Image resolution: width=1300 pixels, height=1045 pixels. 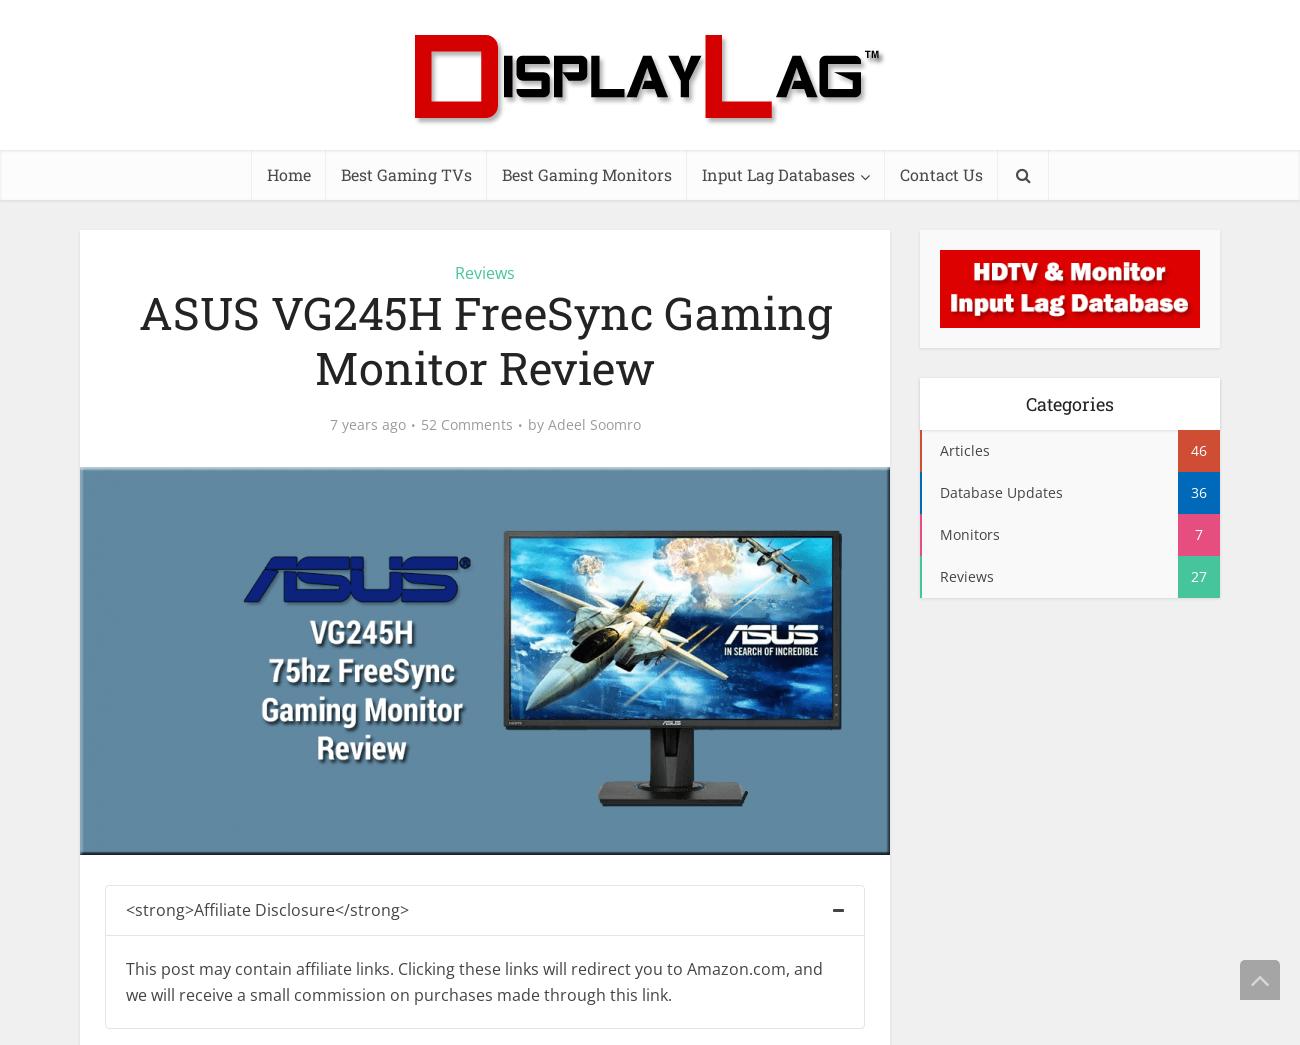 I want to click on 'ASUS VG245H FreeSync Gaming Monitor Review', so click(x=483, y=339).